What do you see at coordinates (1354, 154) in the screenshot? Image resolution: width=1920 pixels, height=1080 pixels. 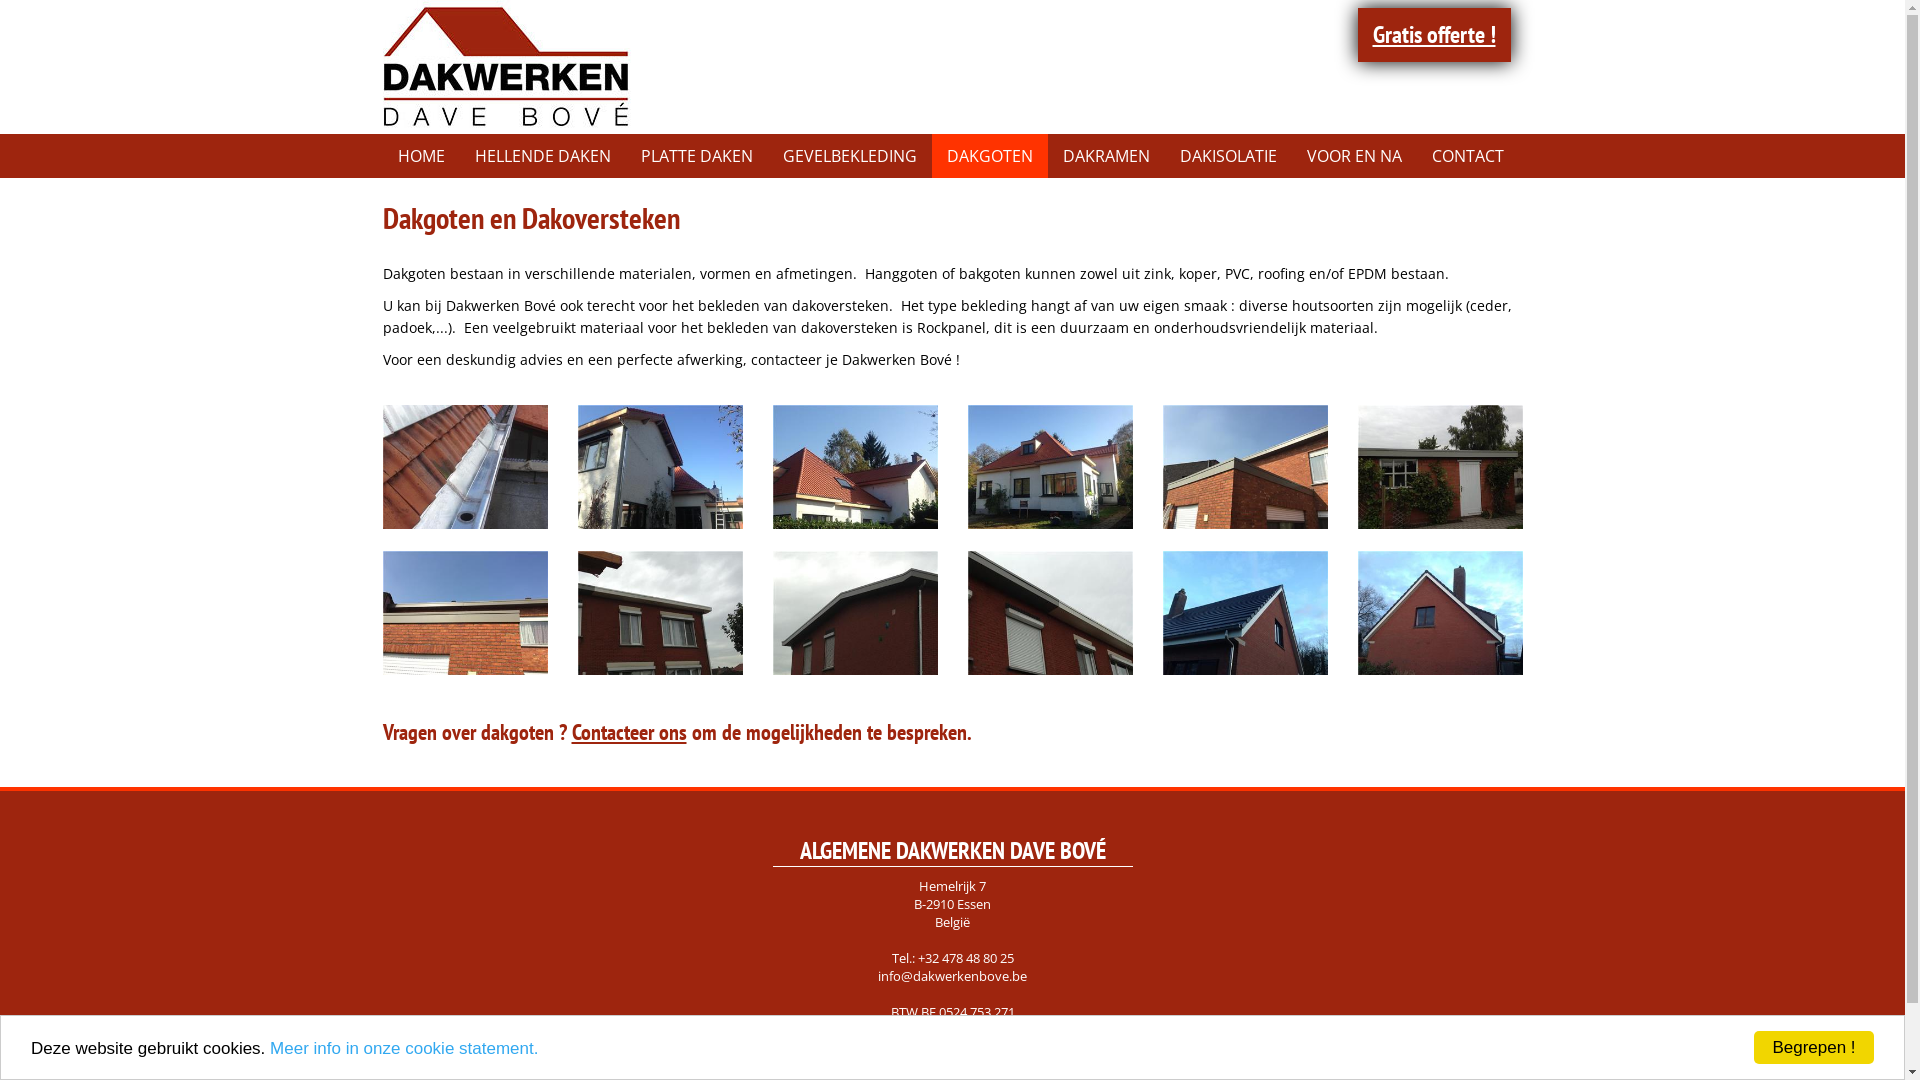 I see `'VOOR EN NA'` at bounding box center [1354, 154].